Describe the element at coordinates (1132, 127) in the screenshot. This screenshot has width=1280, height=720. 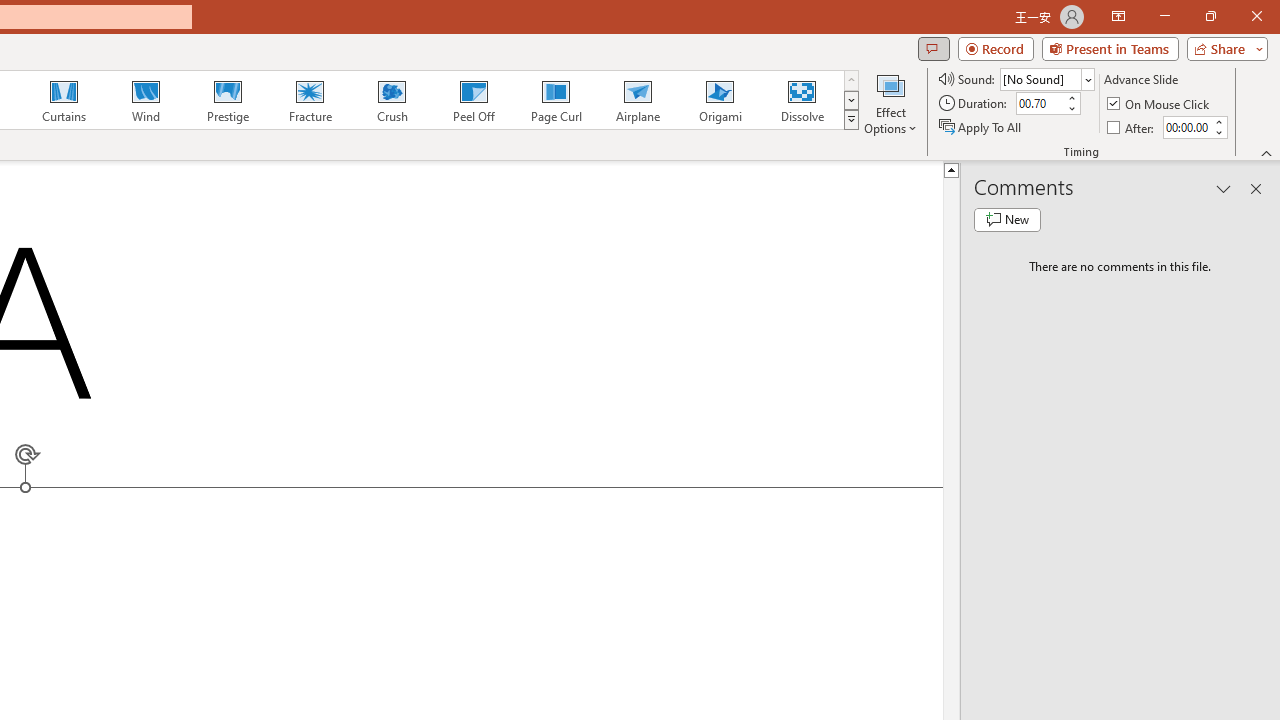
I see `'After'` at that location.